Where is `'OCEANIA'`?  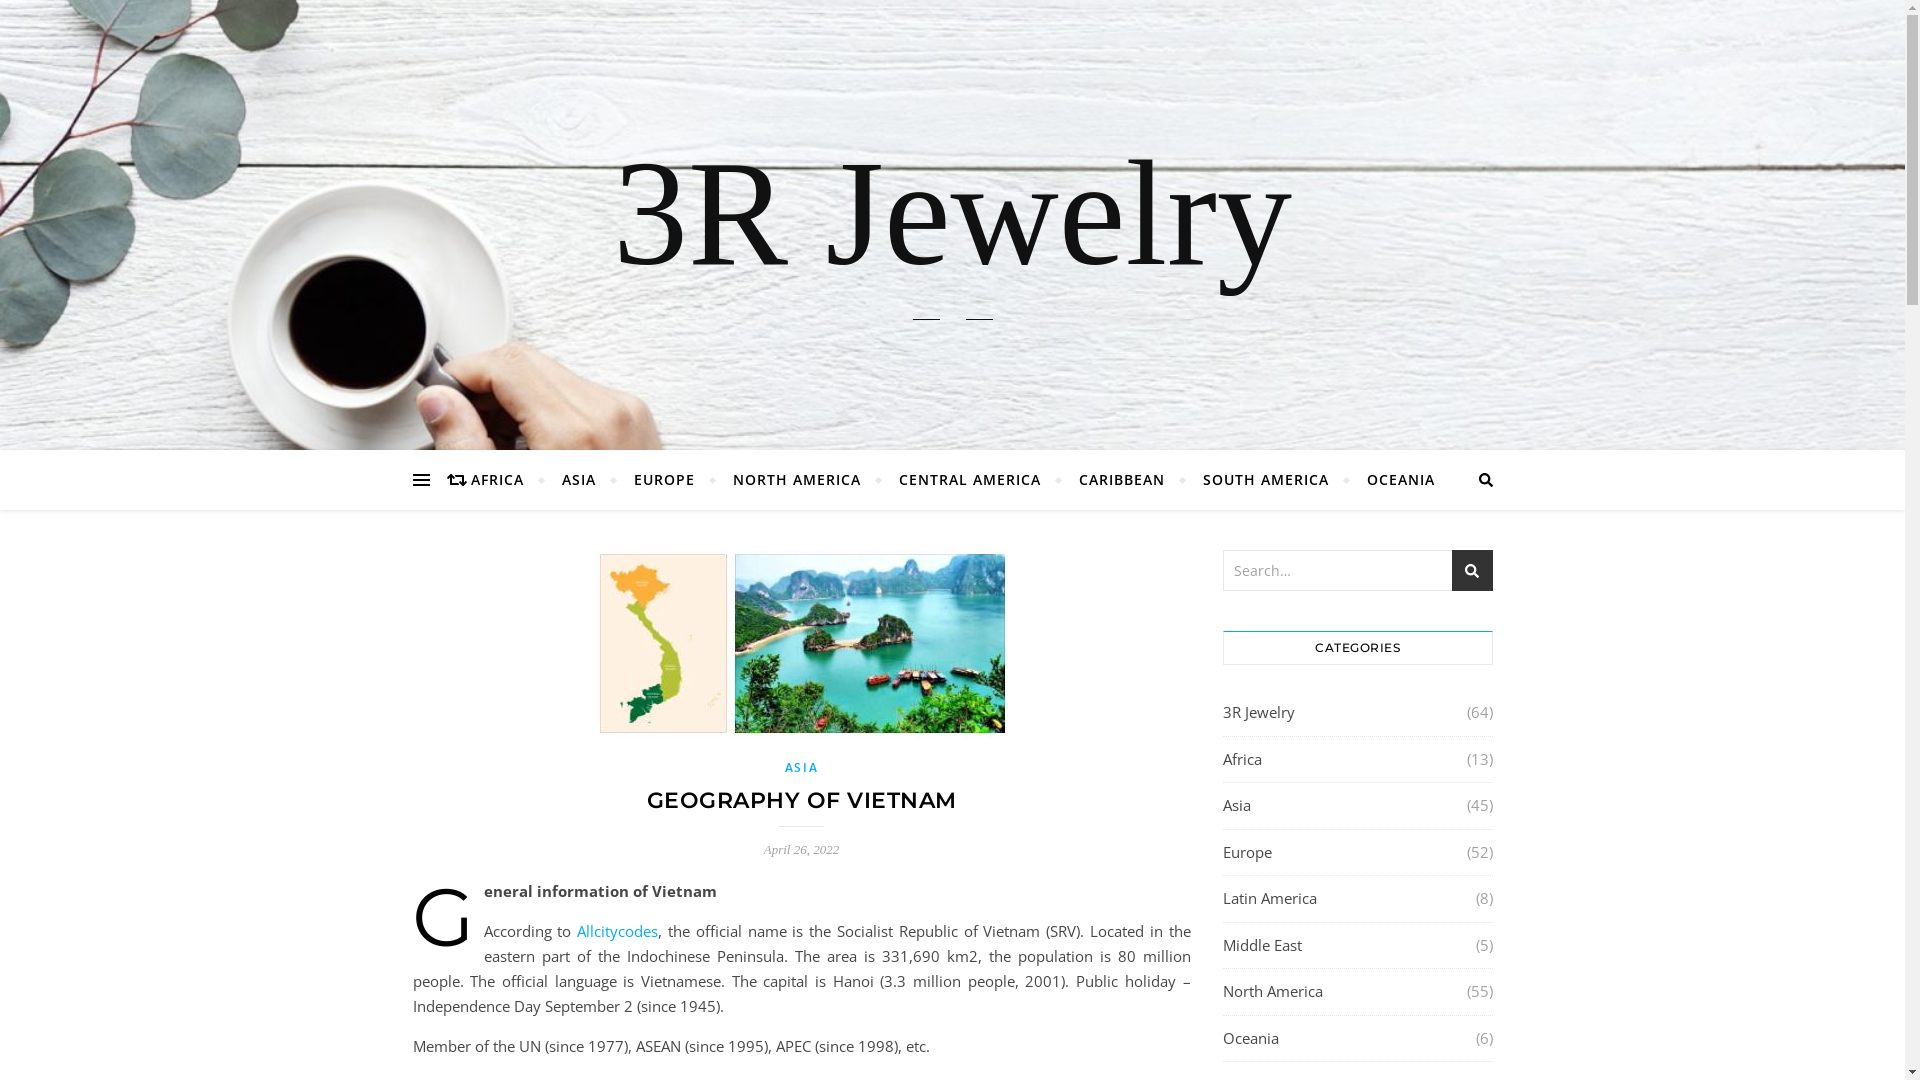
'OCEANIA' is located at coordinates (1391, 479).